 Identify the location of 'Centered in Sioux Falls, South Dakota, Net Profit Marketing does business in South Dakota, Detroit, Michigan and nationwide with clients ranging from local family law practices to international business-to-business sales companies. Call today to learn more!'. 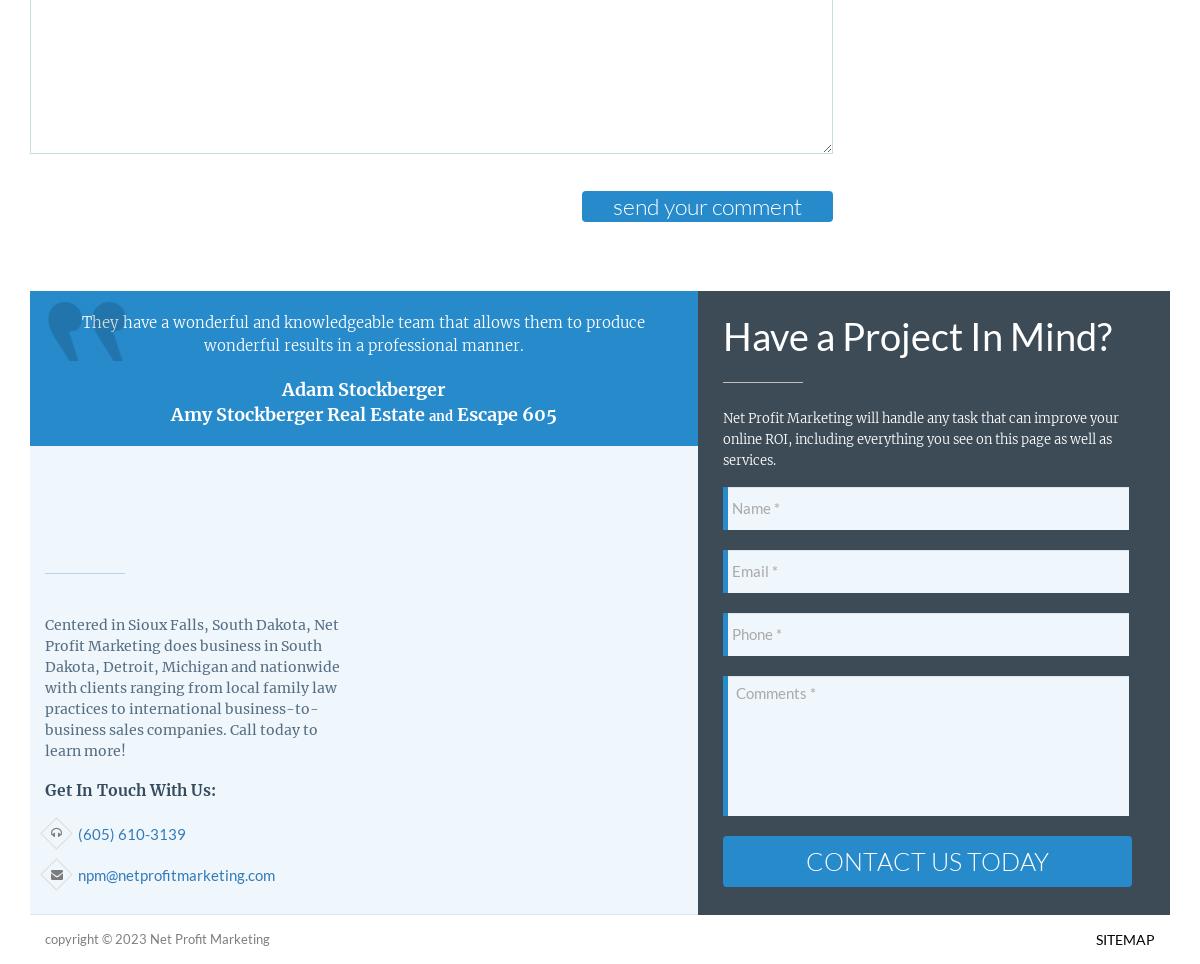
(191, 687).